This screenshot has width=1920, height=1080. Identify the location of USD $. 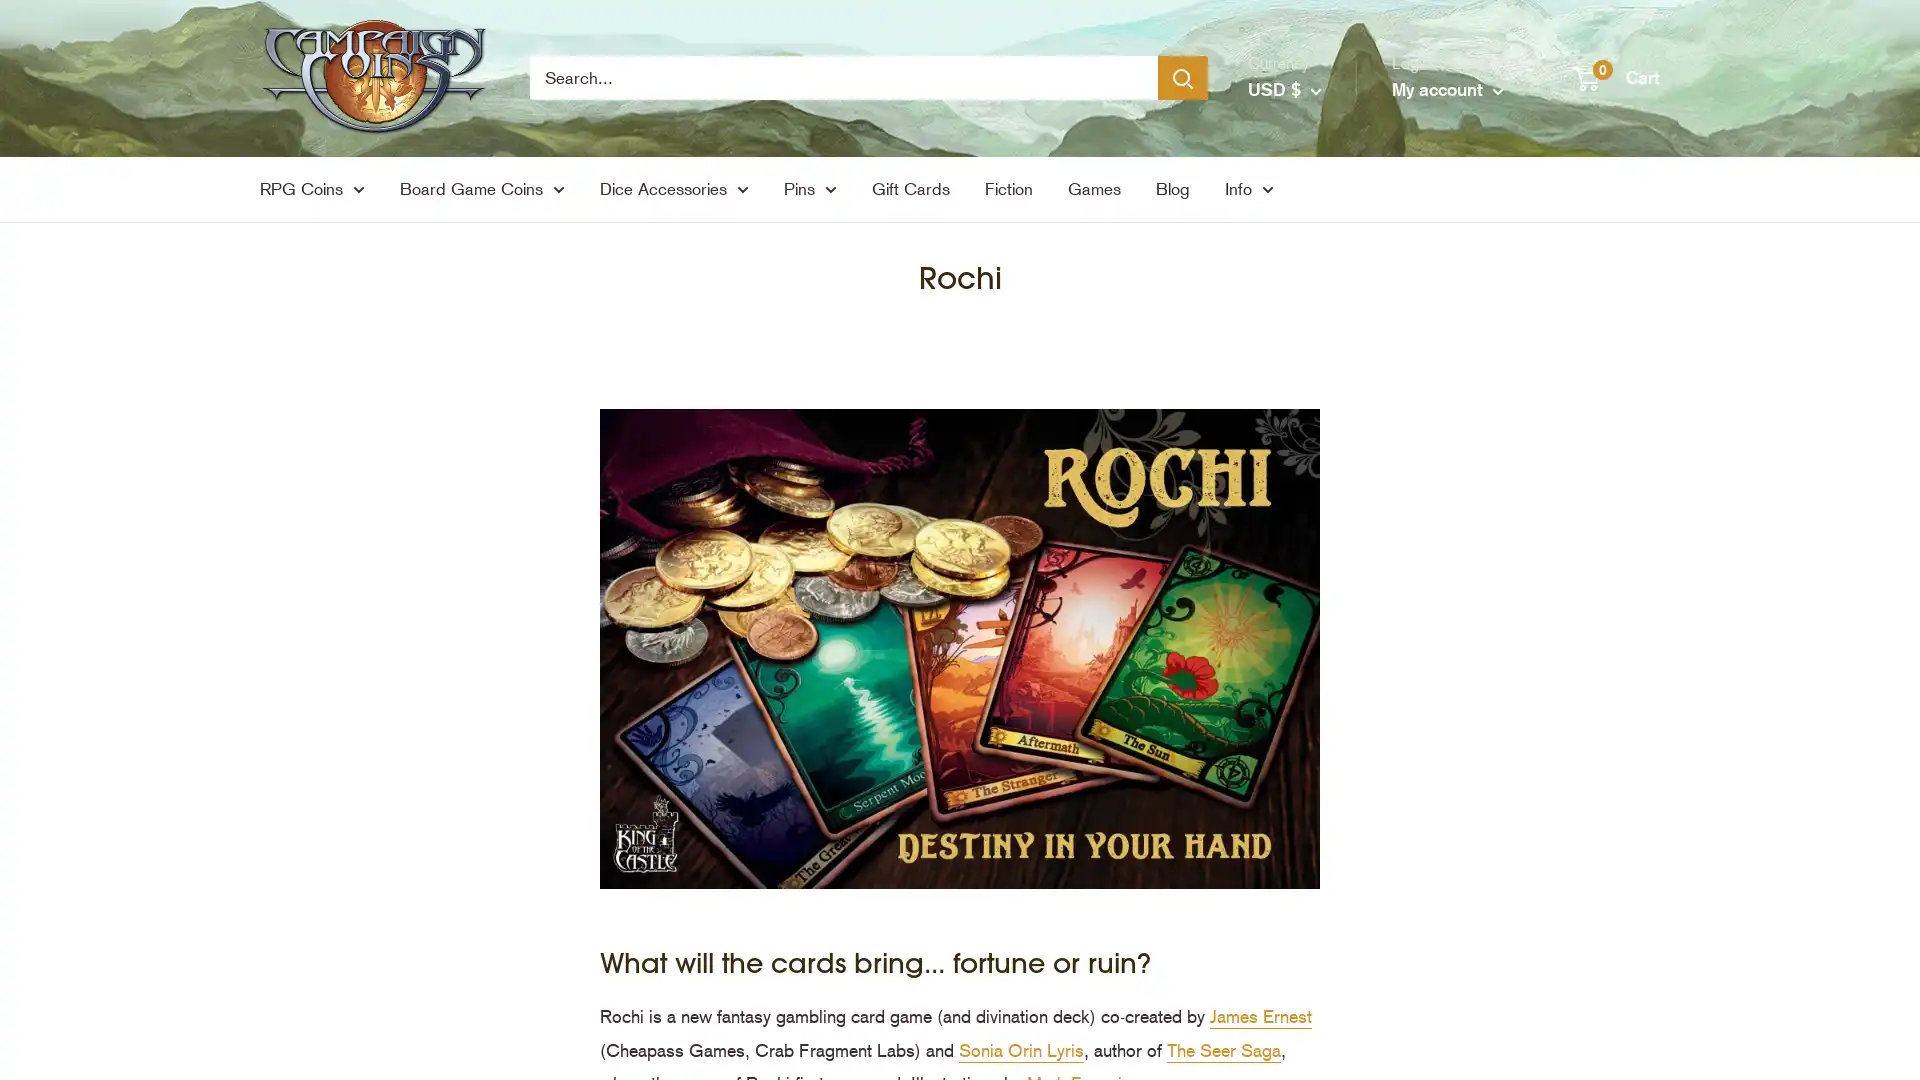
(1285, 88).